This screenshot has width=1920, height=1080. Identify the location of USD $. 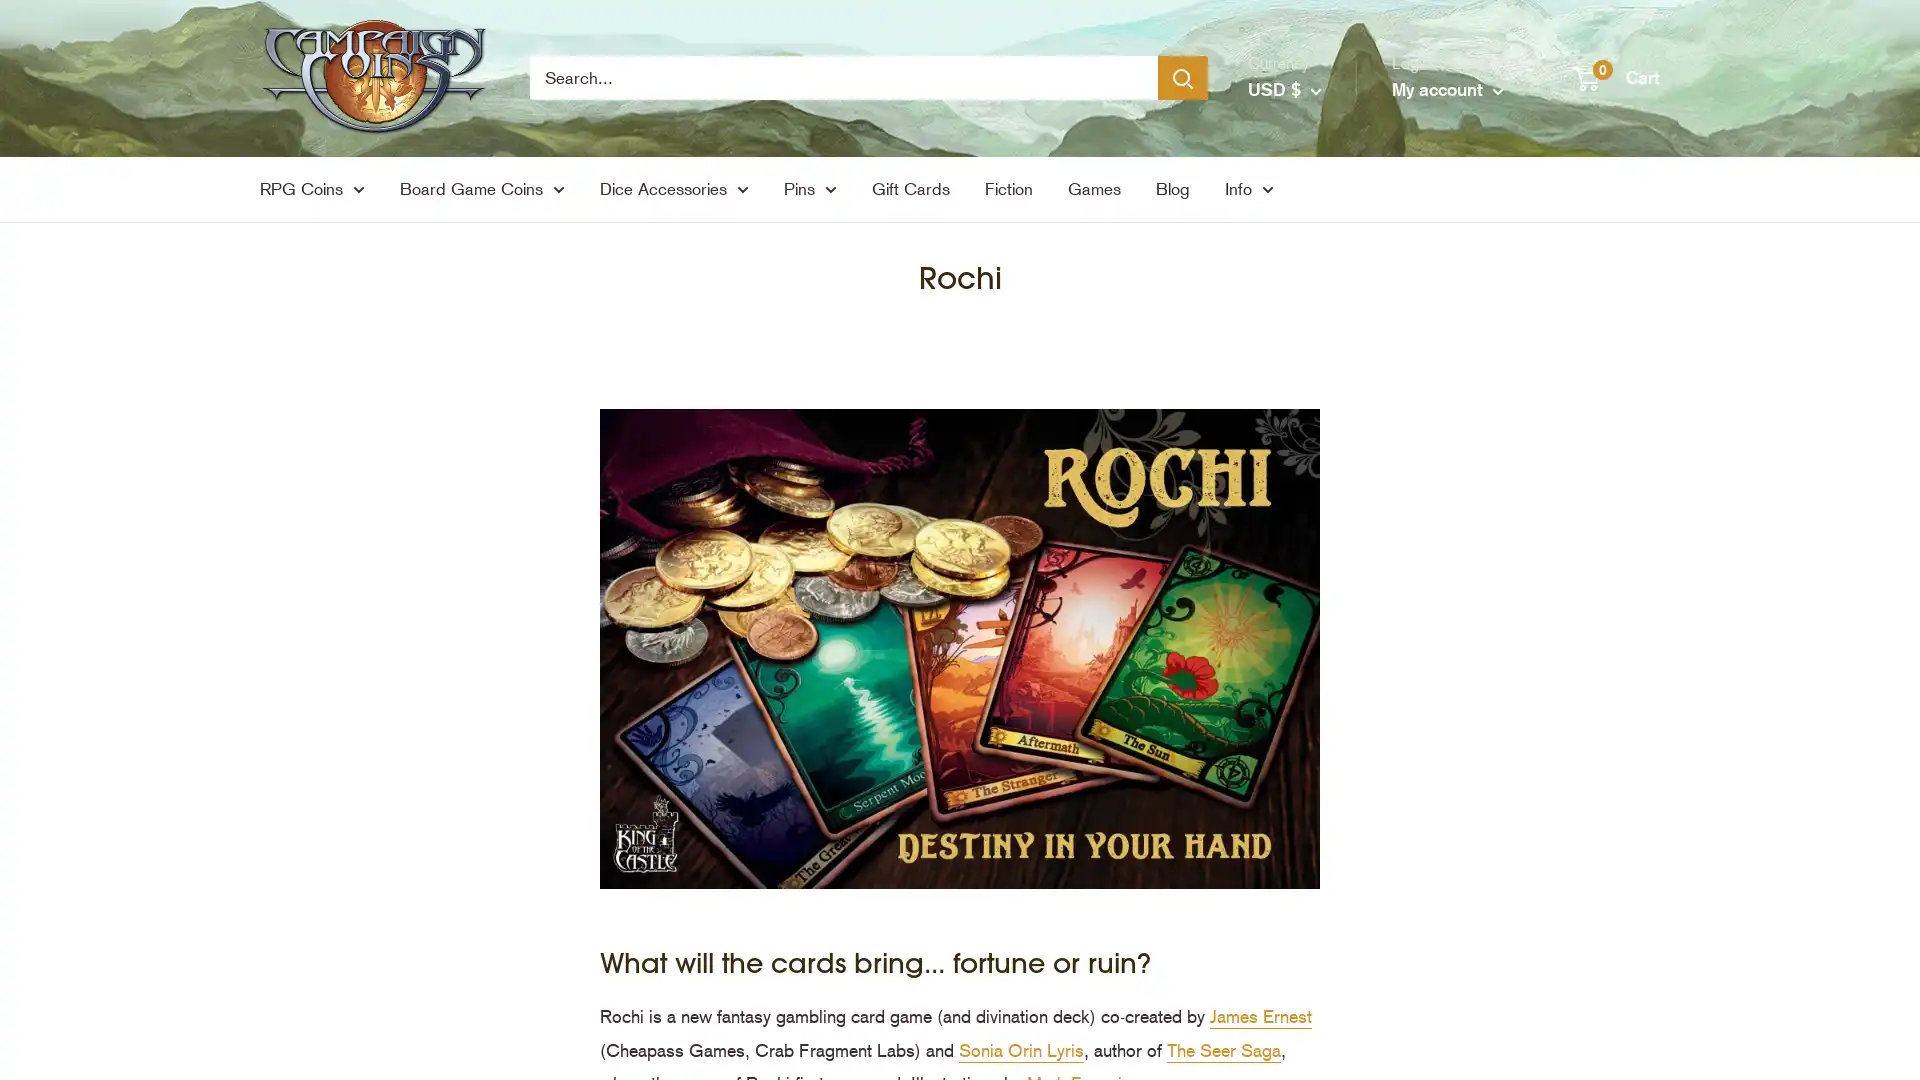
(1285, 88).